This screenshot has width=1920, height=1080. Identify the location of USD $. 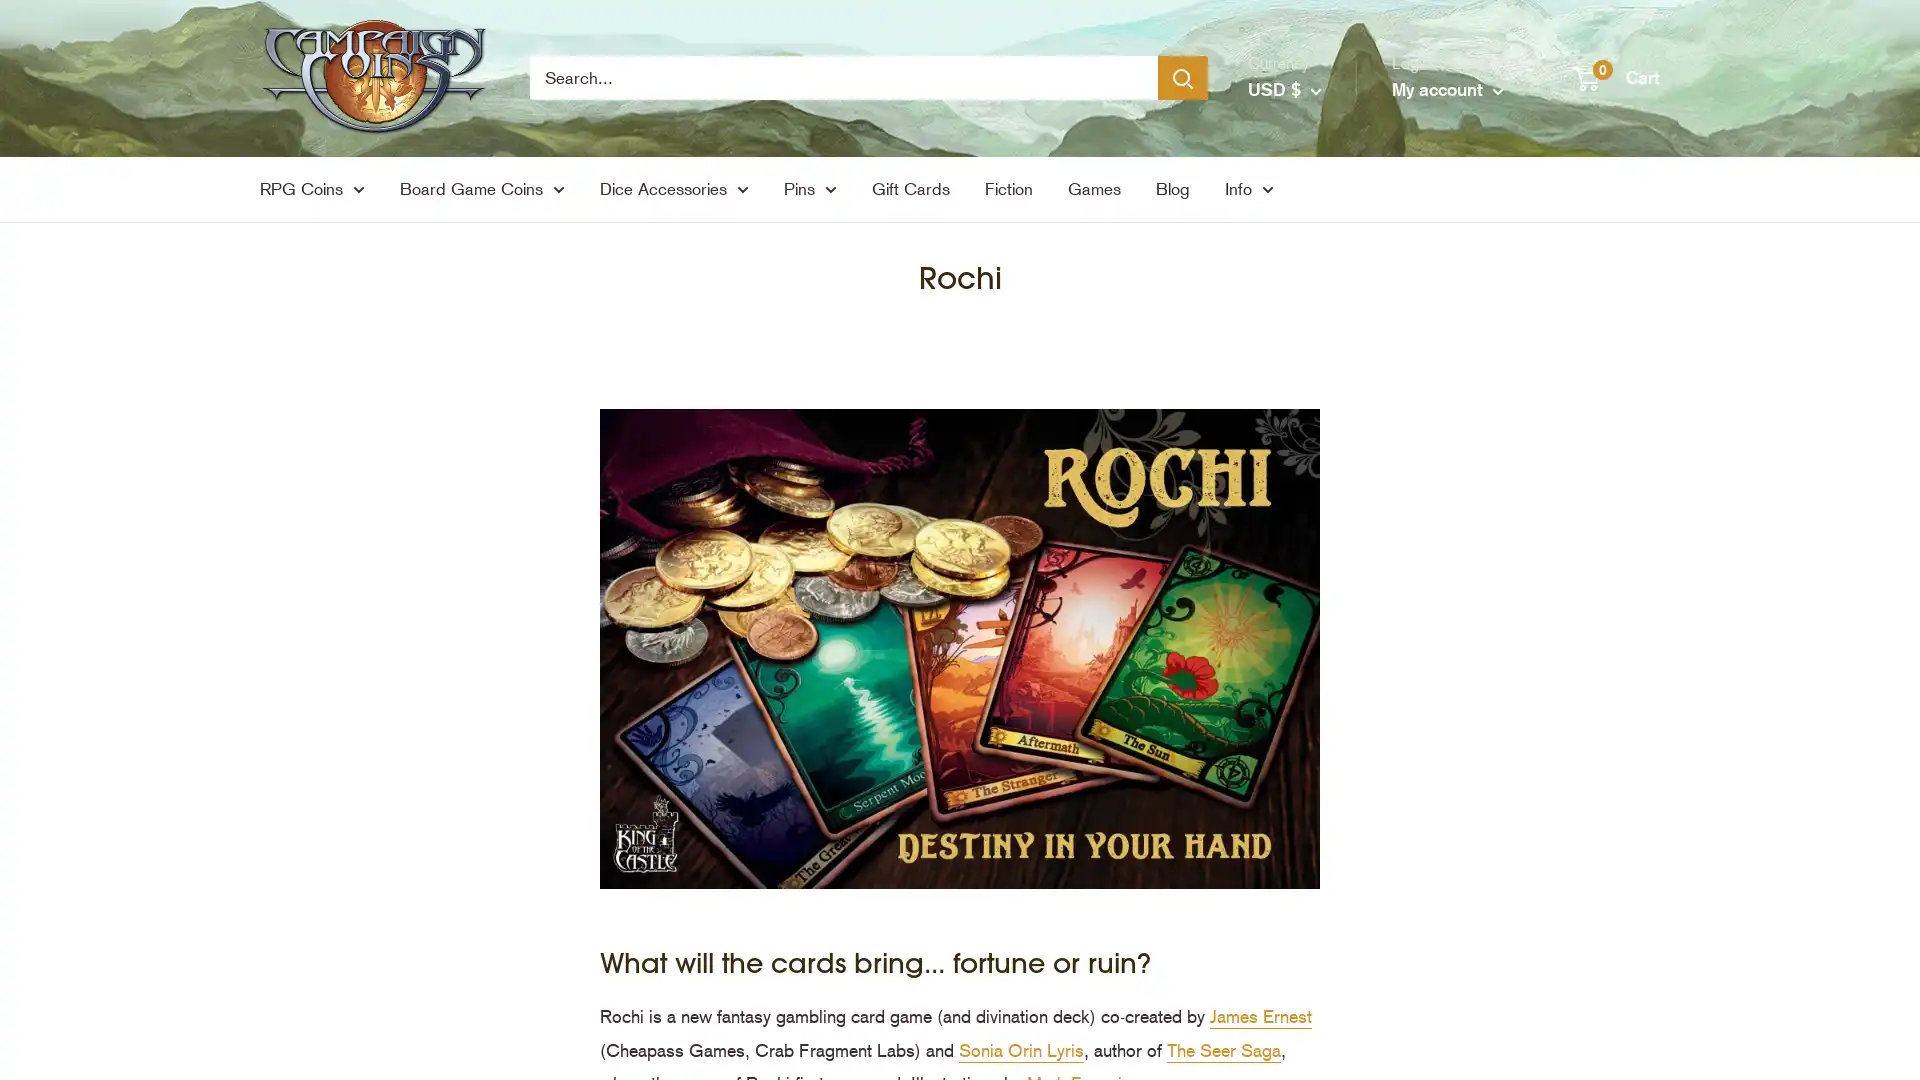
(1285, 88).